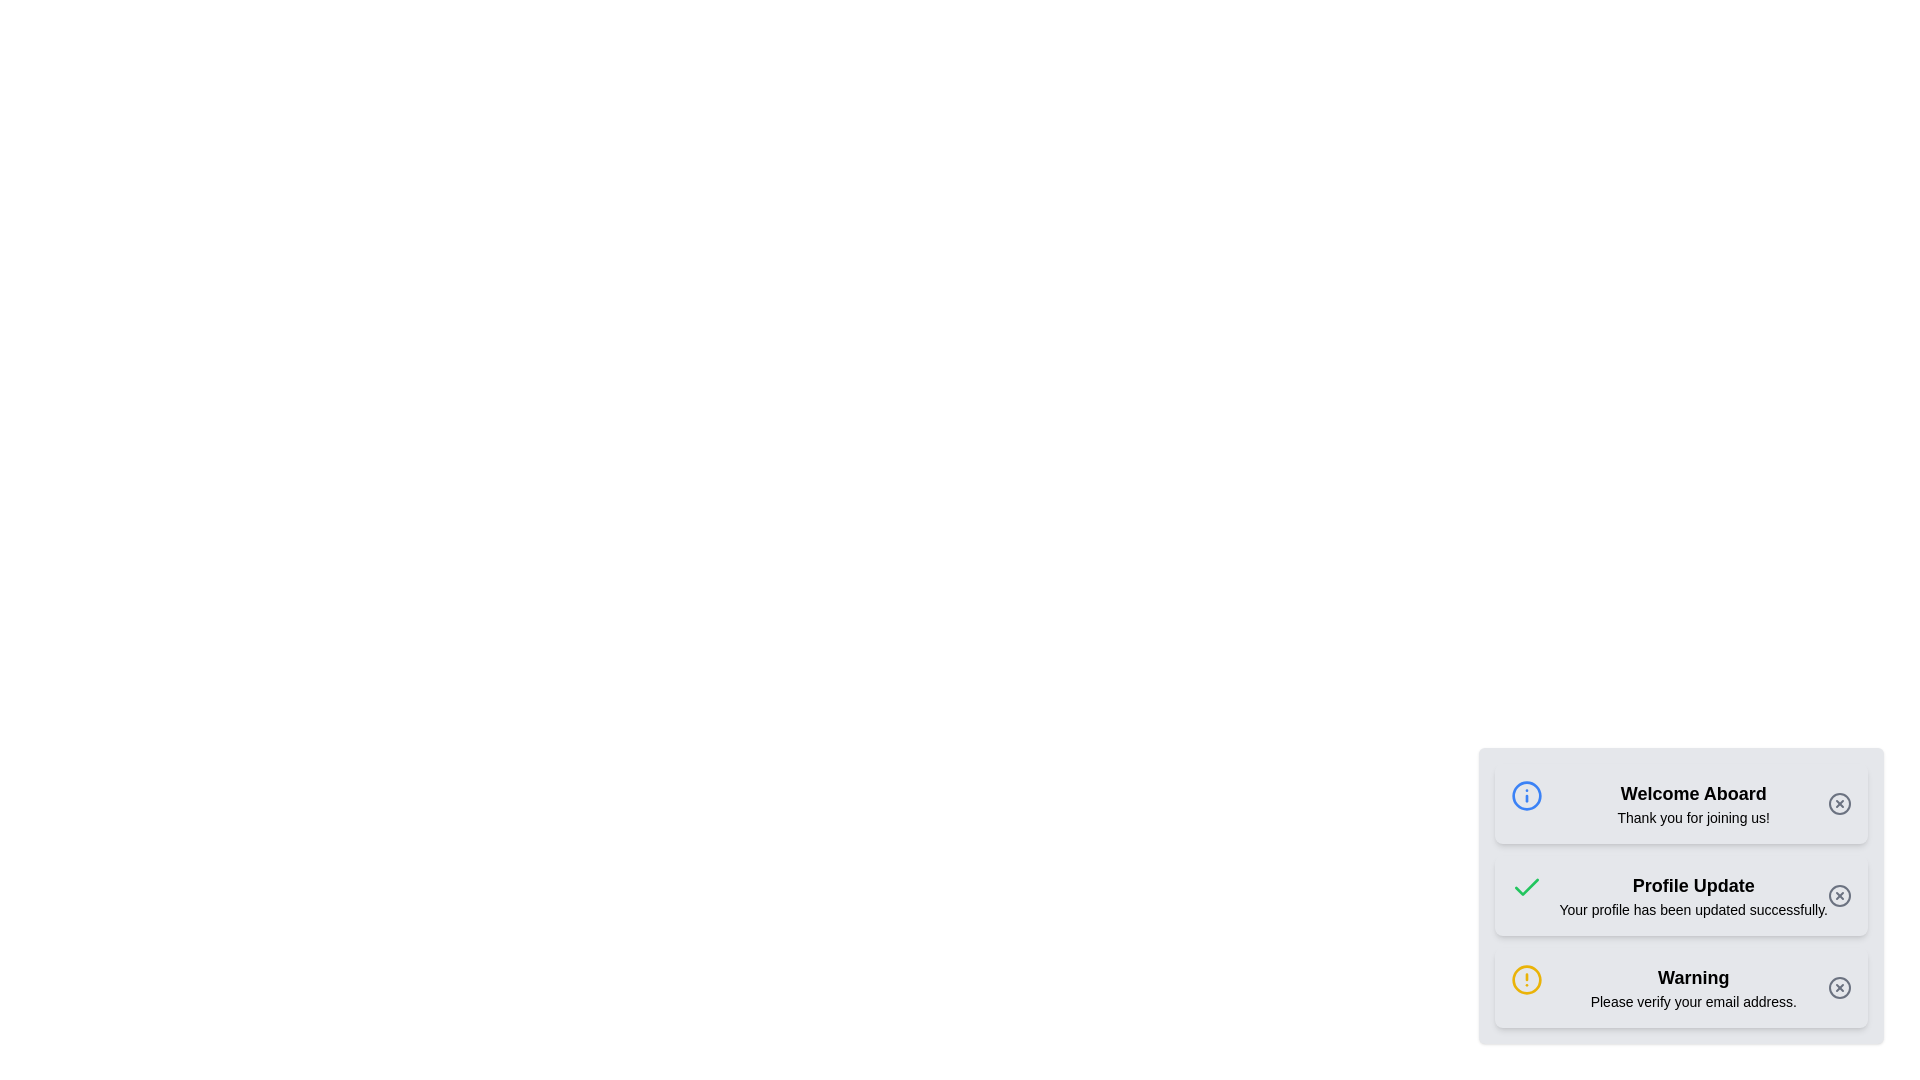 The width and height of the screenshot is (1920, 1080). I want to click on the green checkmark icon outlined in a circular style, located in the middle notification card displaying the message 'Profile Update', so click(1526, 886).